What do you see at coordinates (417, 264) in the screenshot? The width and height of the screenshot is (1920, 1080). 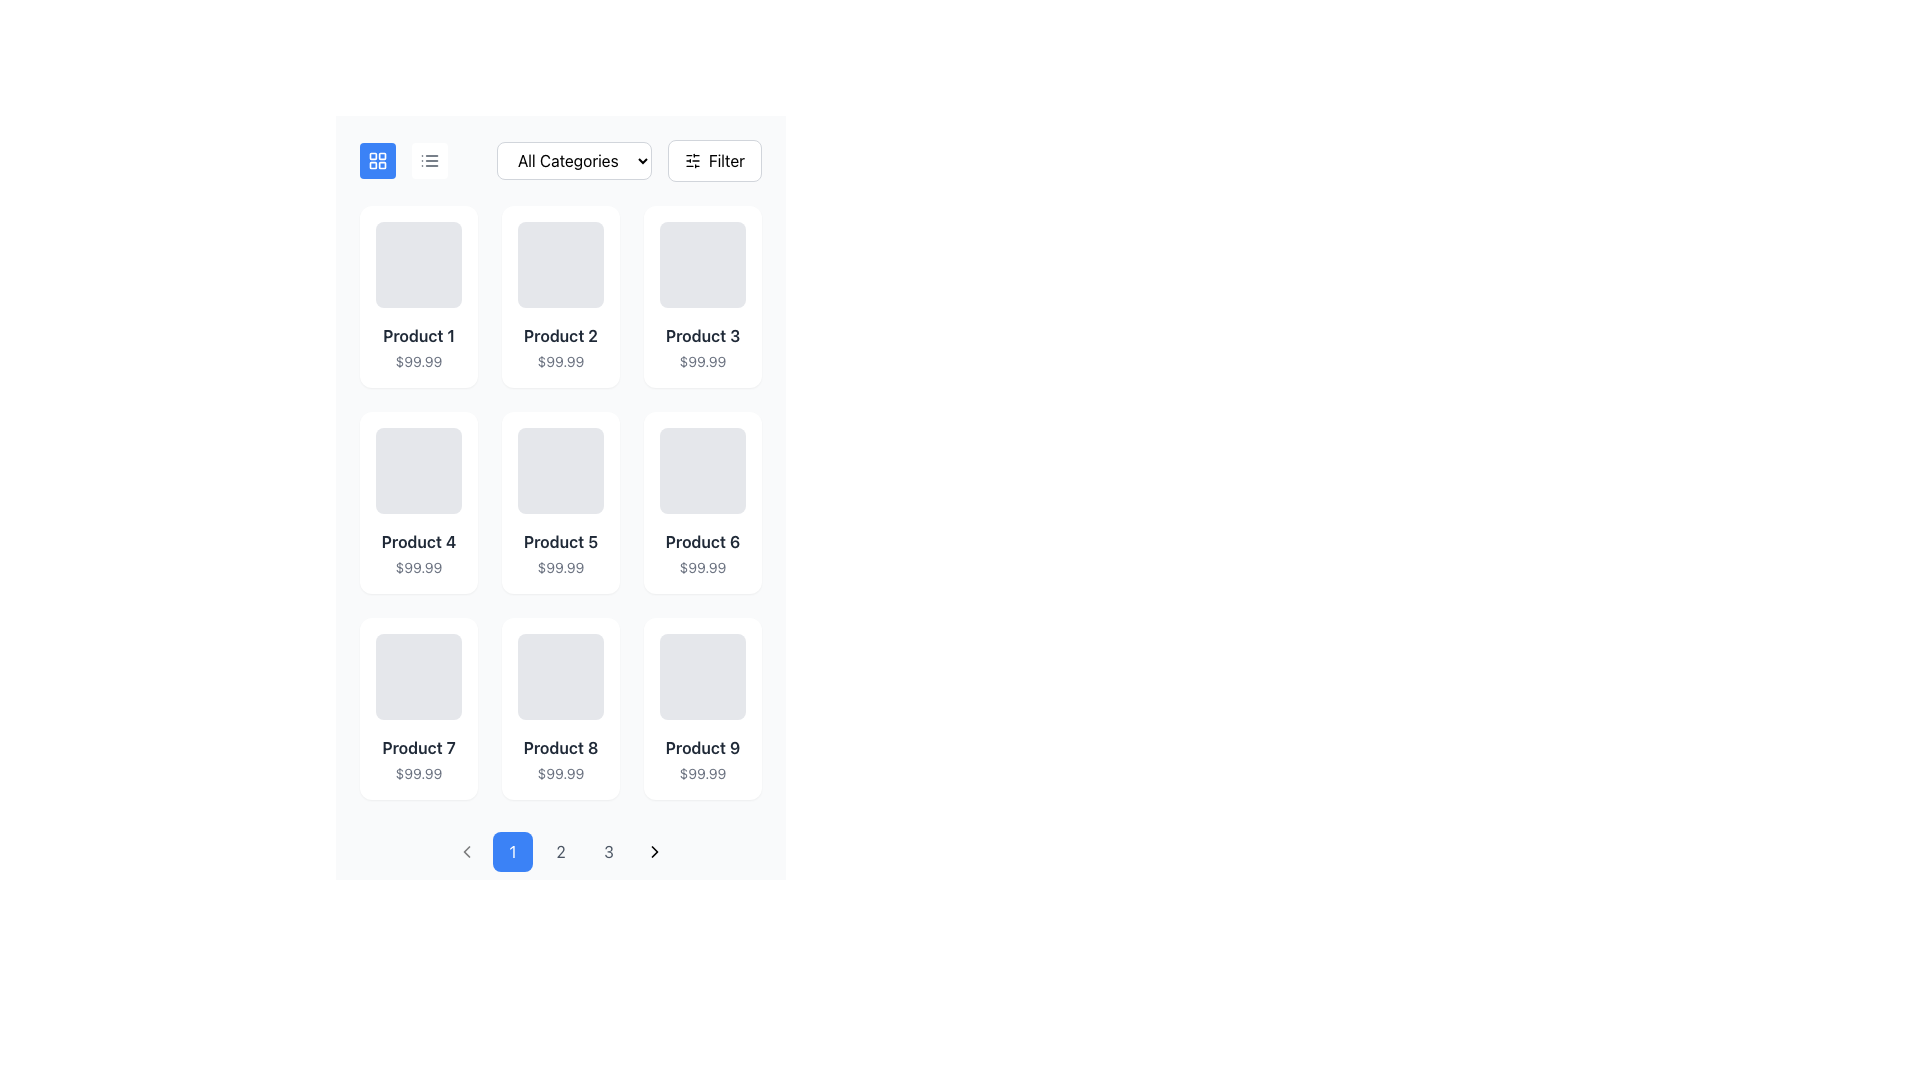 I see `the Placeholder box for 'Product 1', which is located at the top of the first column in the product listing layout` at bounding box center [417, 264].